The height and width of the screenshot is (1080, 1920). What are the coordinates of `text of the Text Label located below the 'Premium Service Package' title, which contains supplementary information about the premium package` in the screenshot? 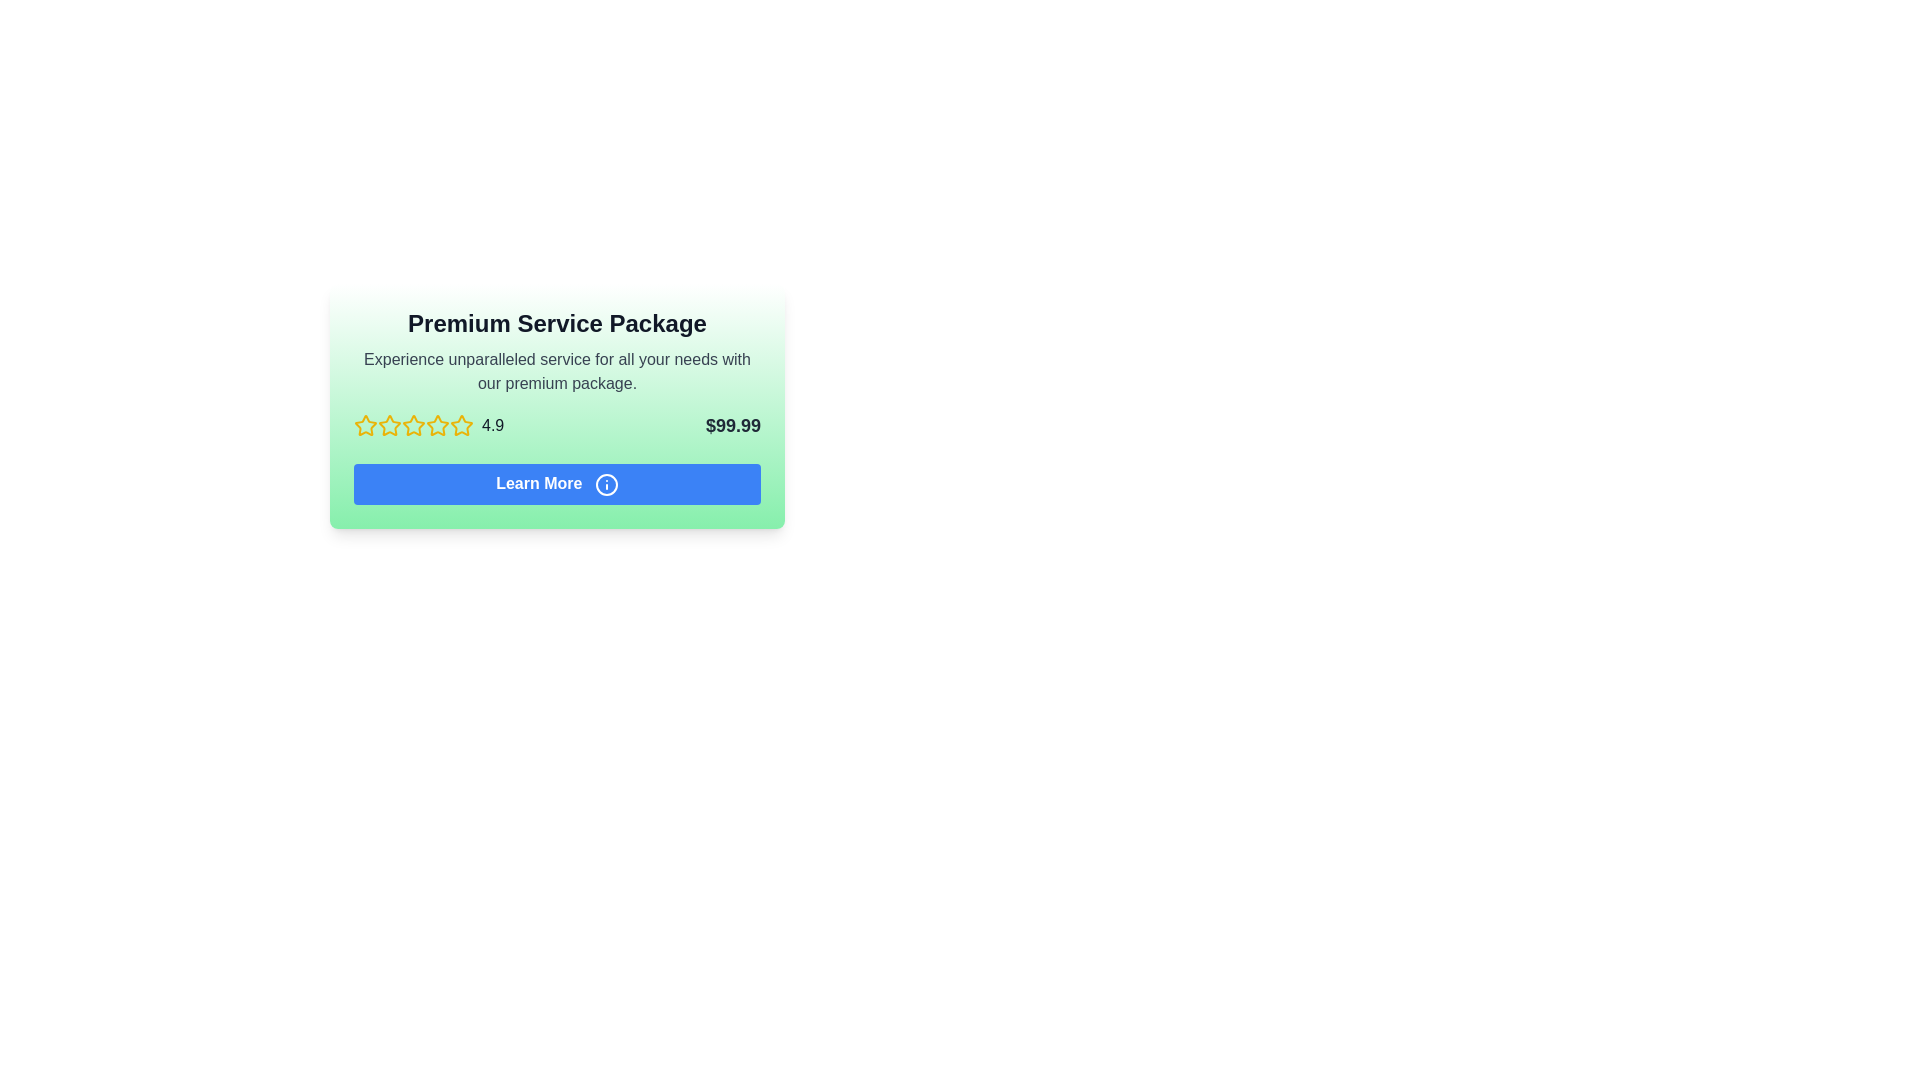 It's located at (557, 371).